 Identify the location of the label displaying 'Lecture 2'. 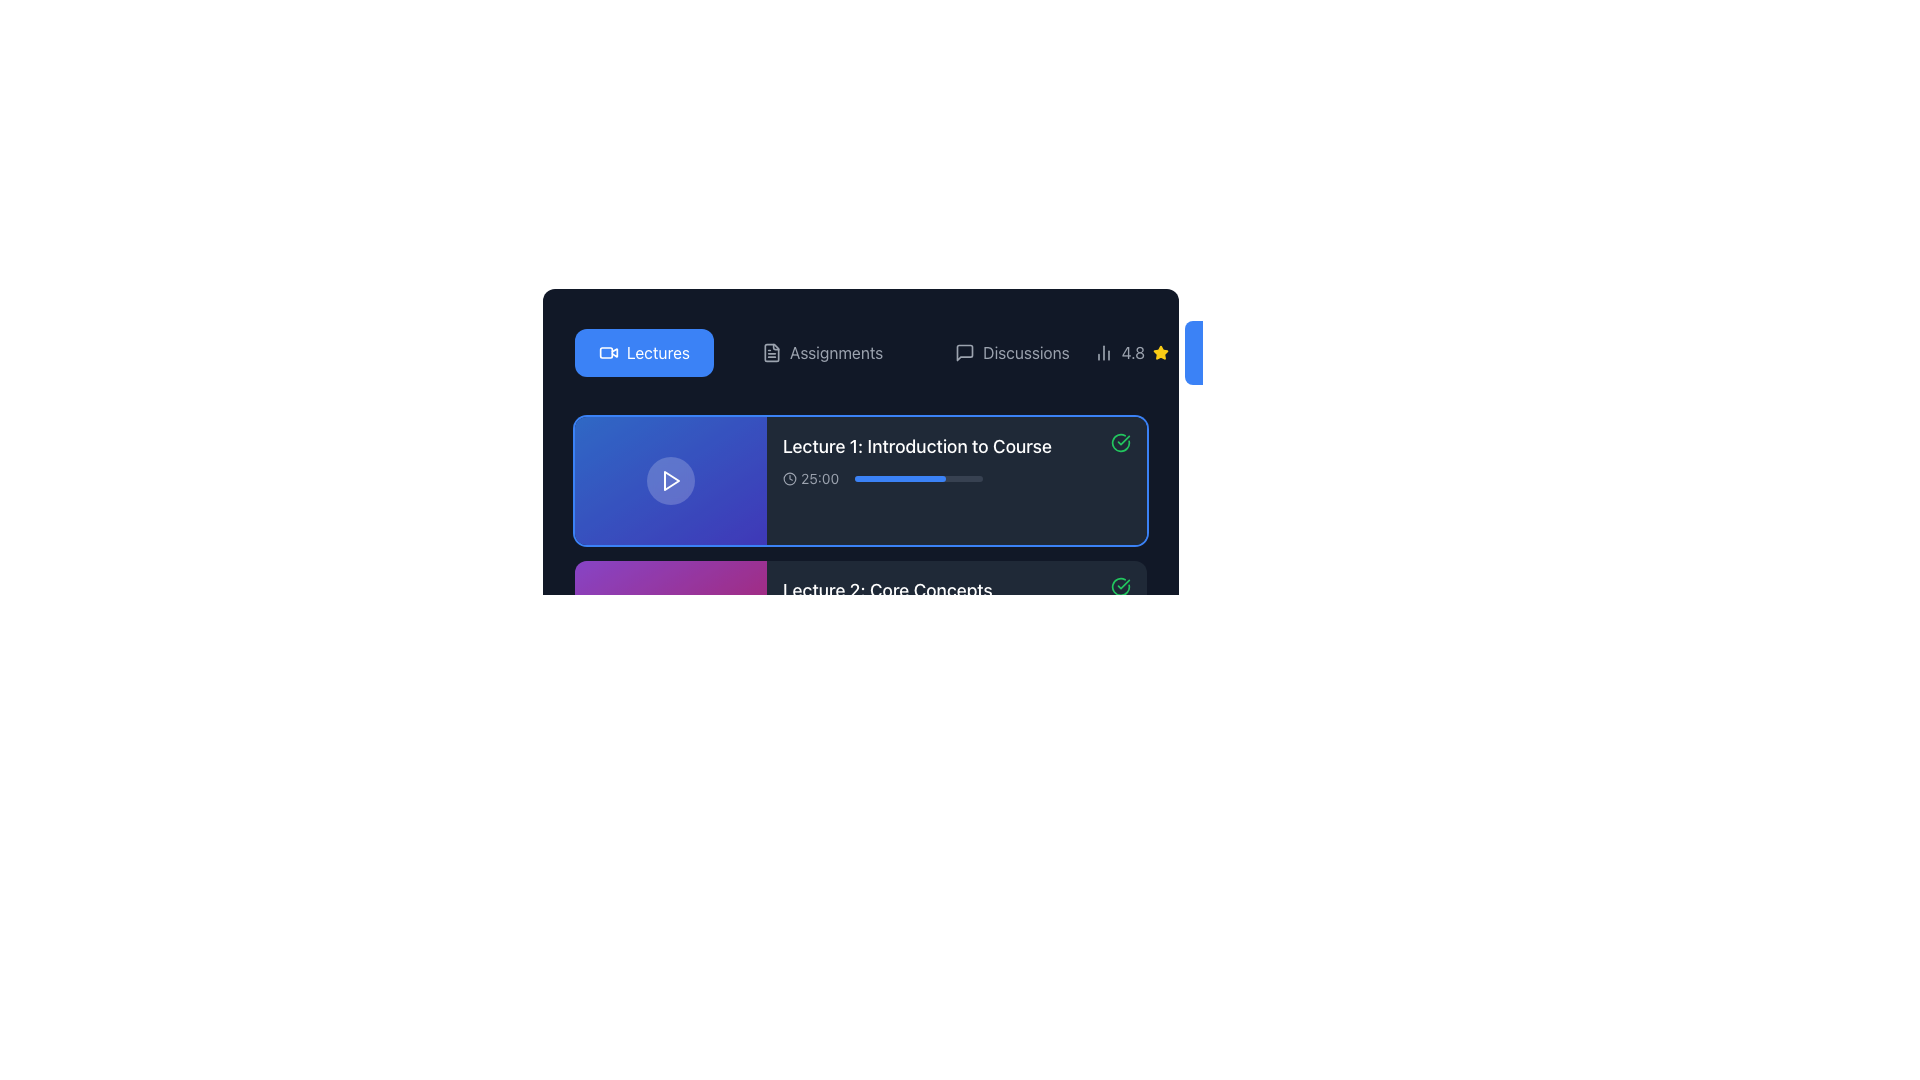
(886, 604).